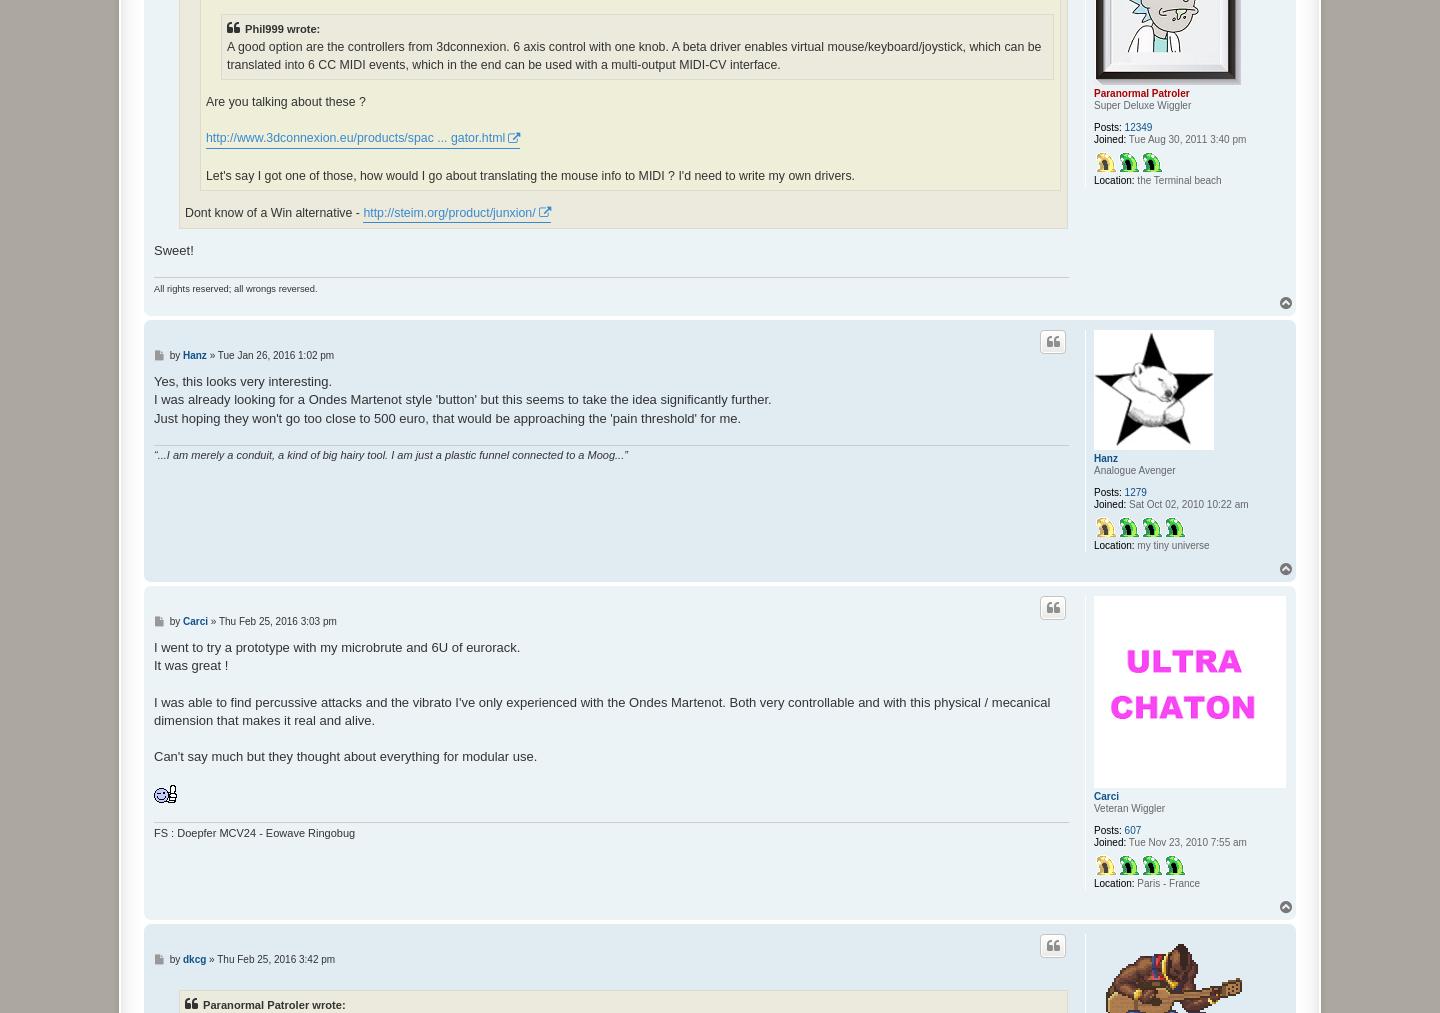 The image size is (1440, 1013). What do you see at coordinates (1171, 544) in the screenshot?
I see `'my tiny universe'` at bounding box center [1171, 544].